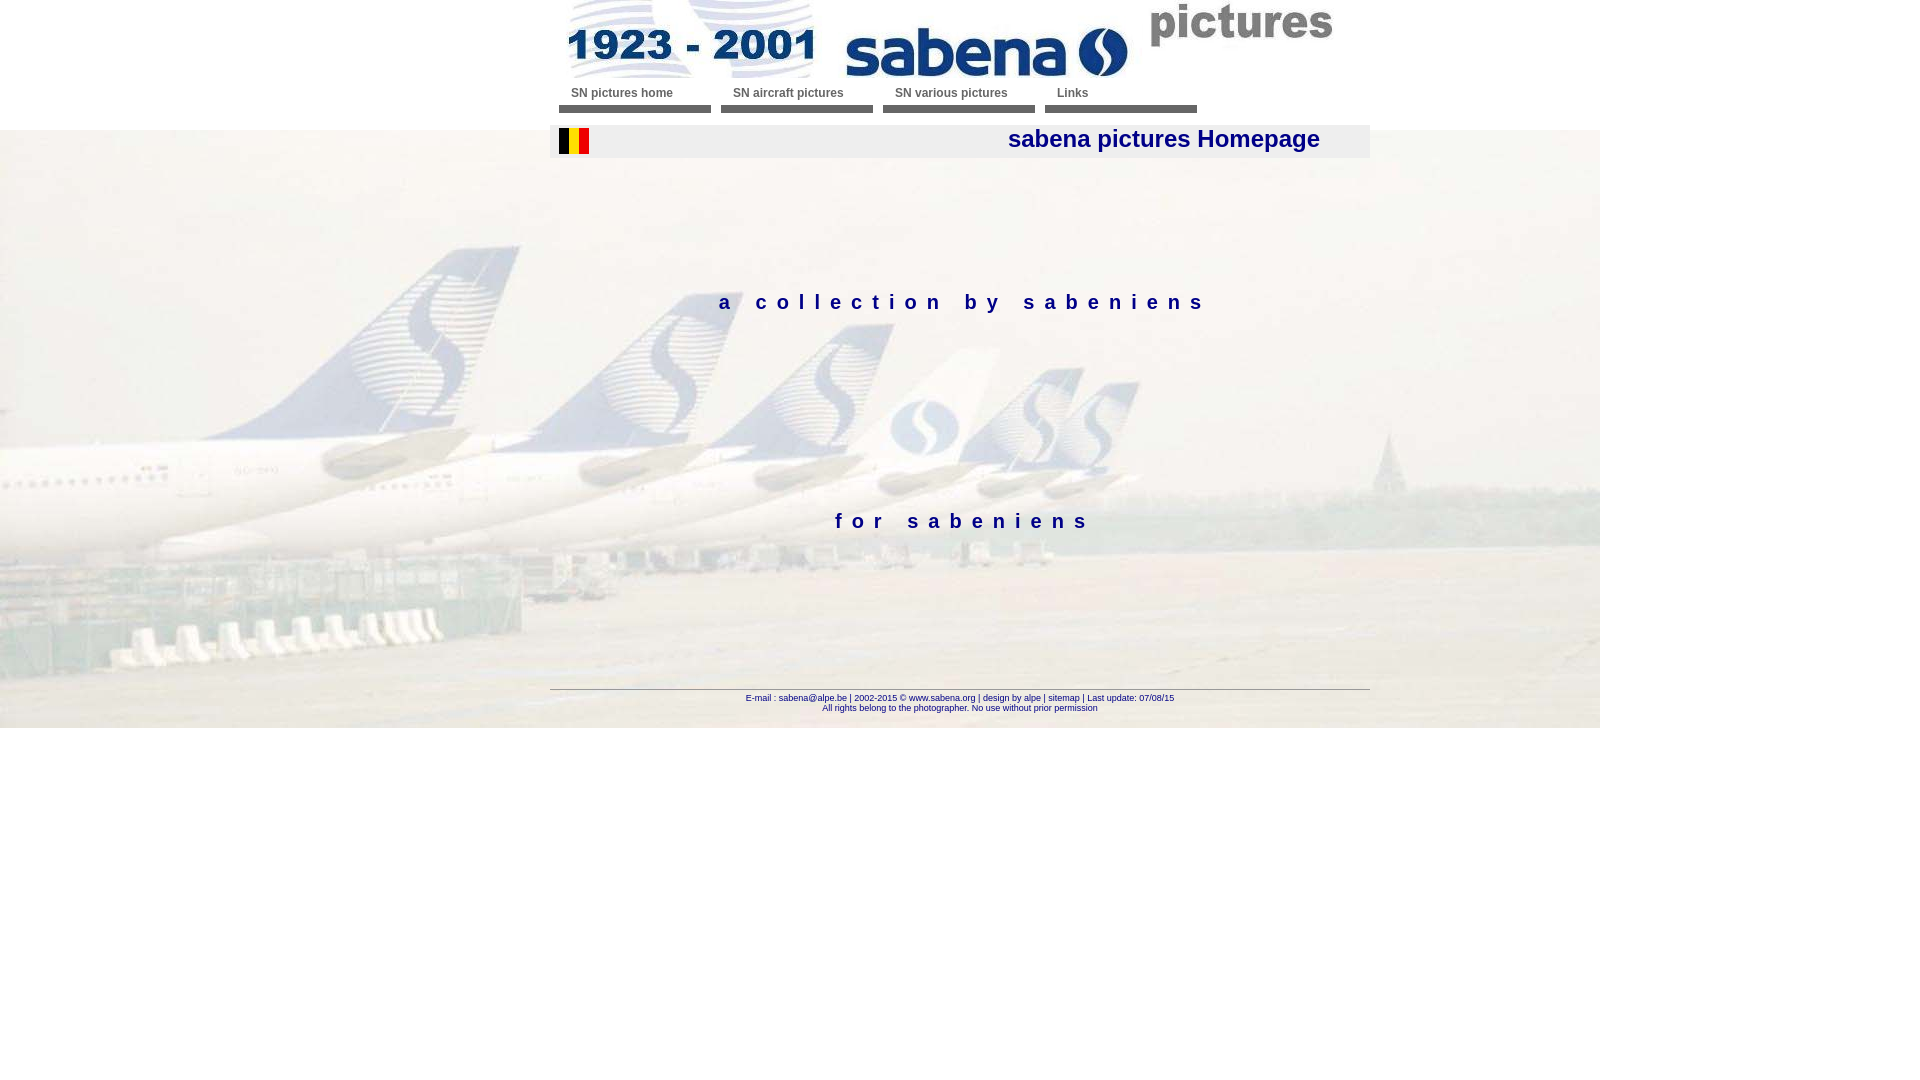  I want to click on 'www.sabena.org', so click(941, 697).